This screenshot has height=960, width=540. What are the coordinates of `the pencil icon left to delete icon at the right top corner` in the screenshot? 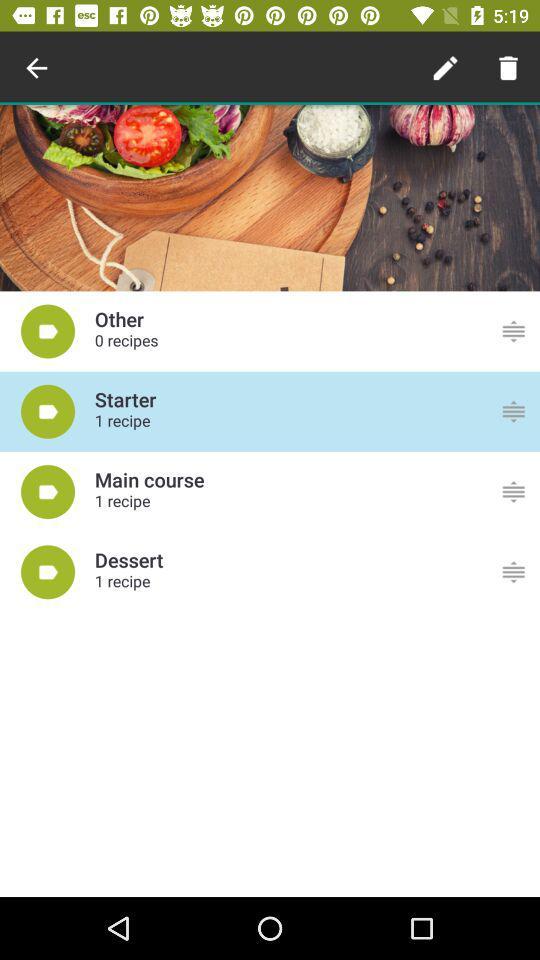 It's located at (445, 68).